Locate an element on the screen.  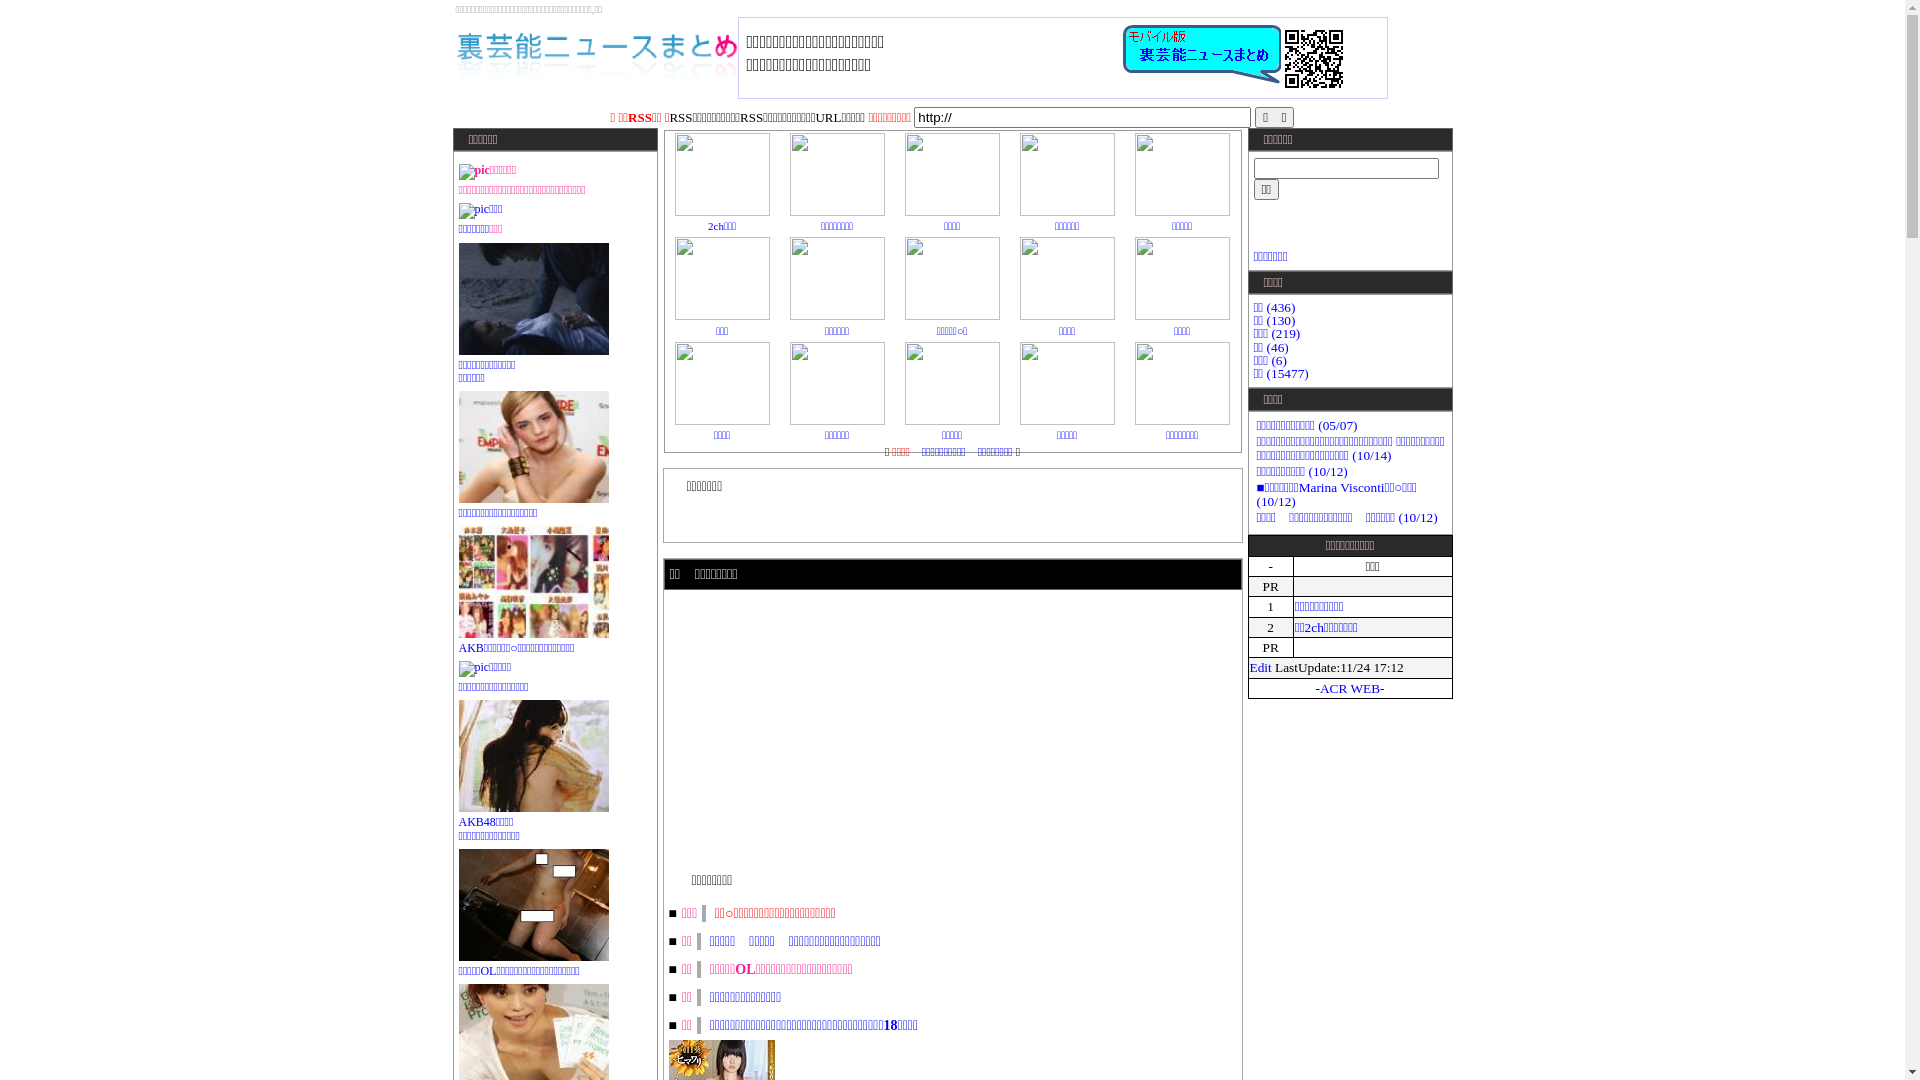
'Edit' is located at coordinates (1248, 667).